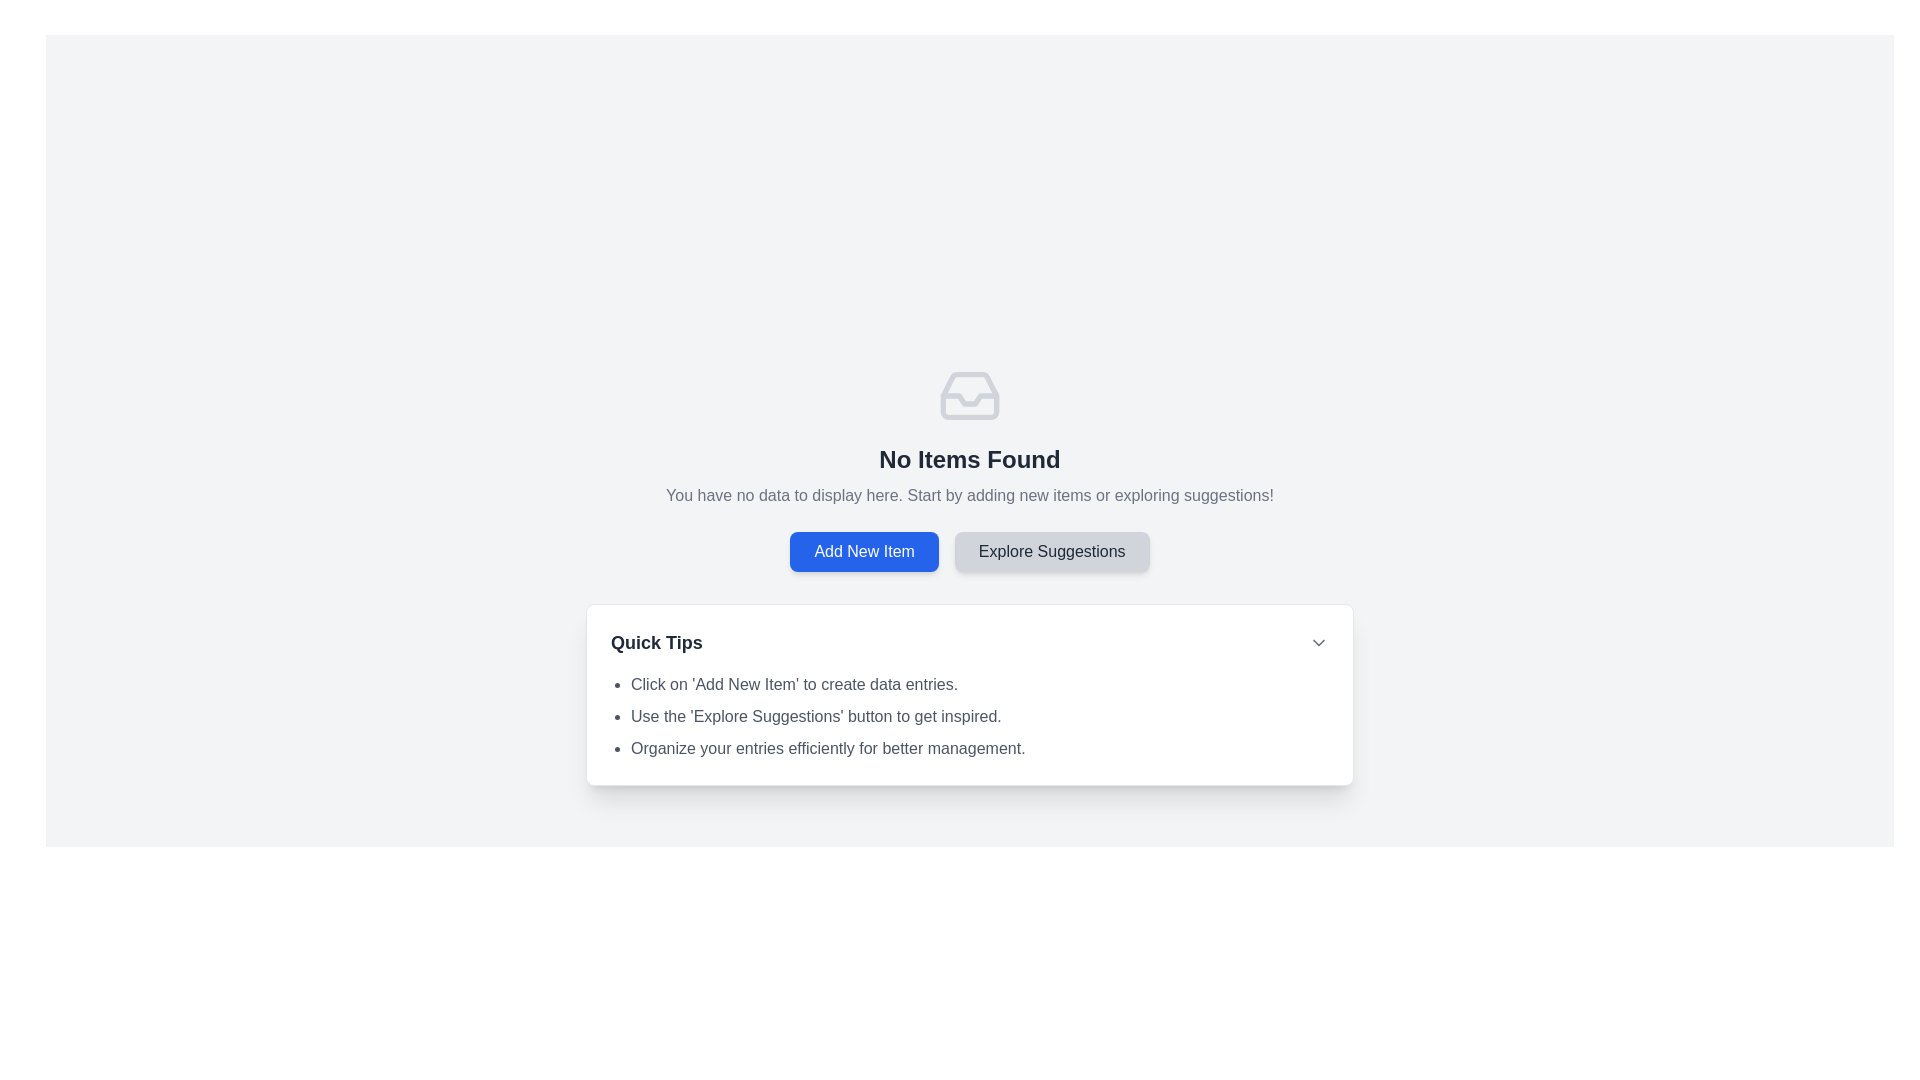 The image size is (1920, 1080). What do you see at coordinates (864, 551) in the screenshot?
I see `the 'Add New Item' button located below the 'No Items Found' message and above the 'Quick Tips' section` at bounding box center [864, 551].